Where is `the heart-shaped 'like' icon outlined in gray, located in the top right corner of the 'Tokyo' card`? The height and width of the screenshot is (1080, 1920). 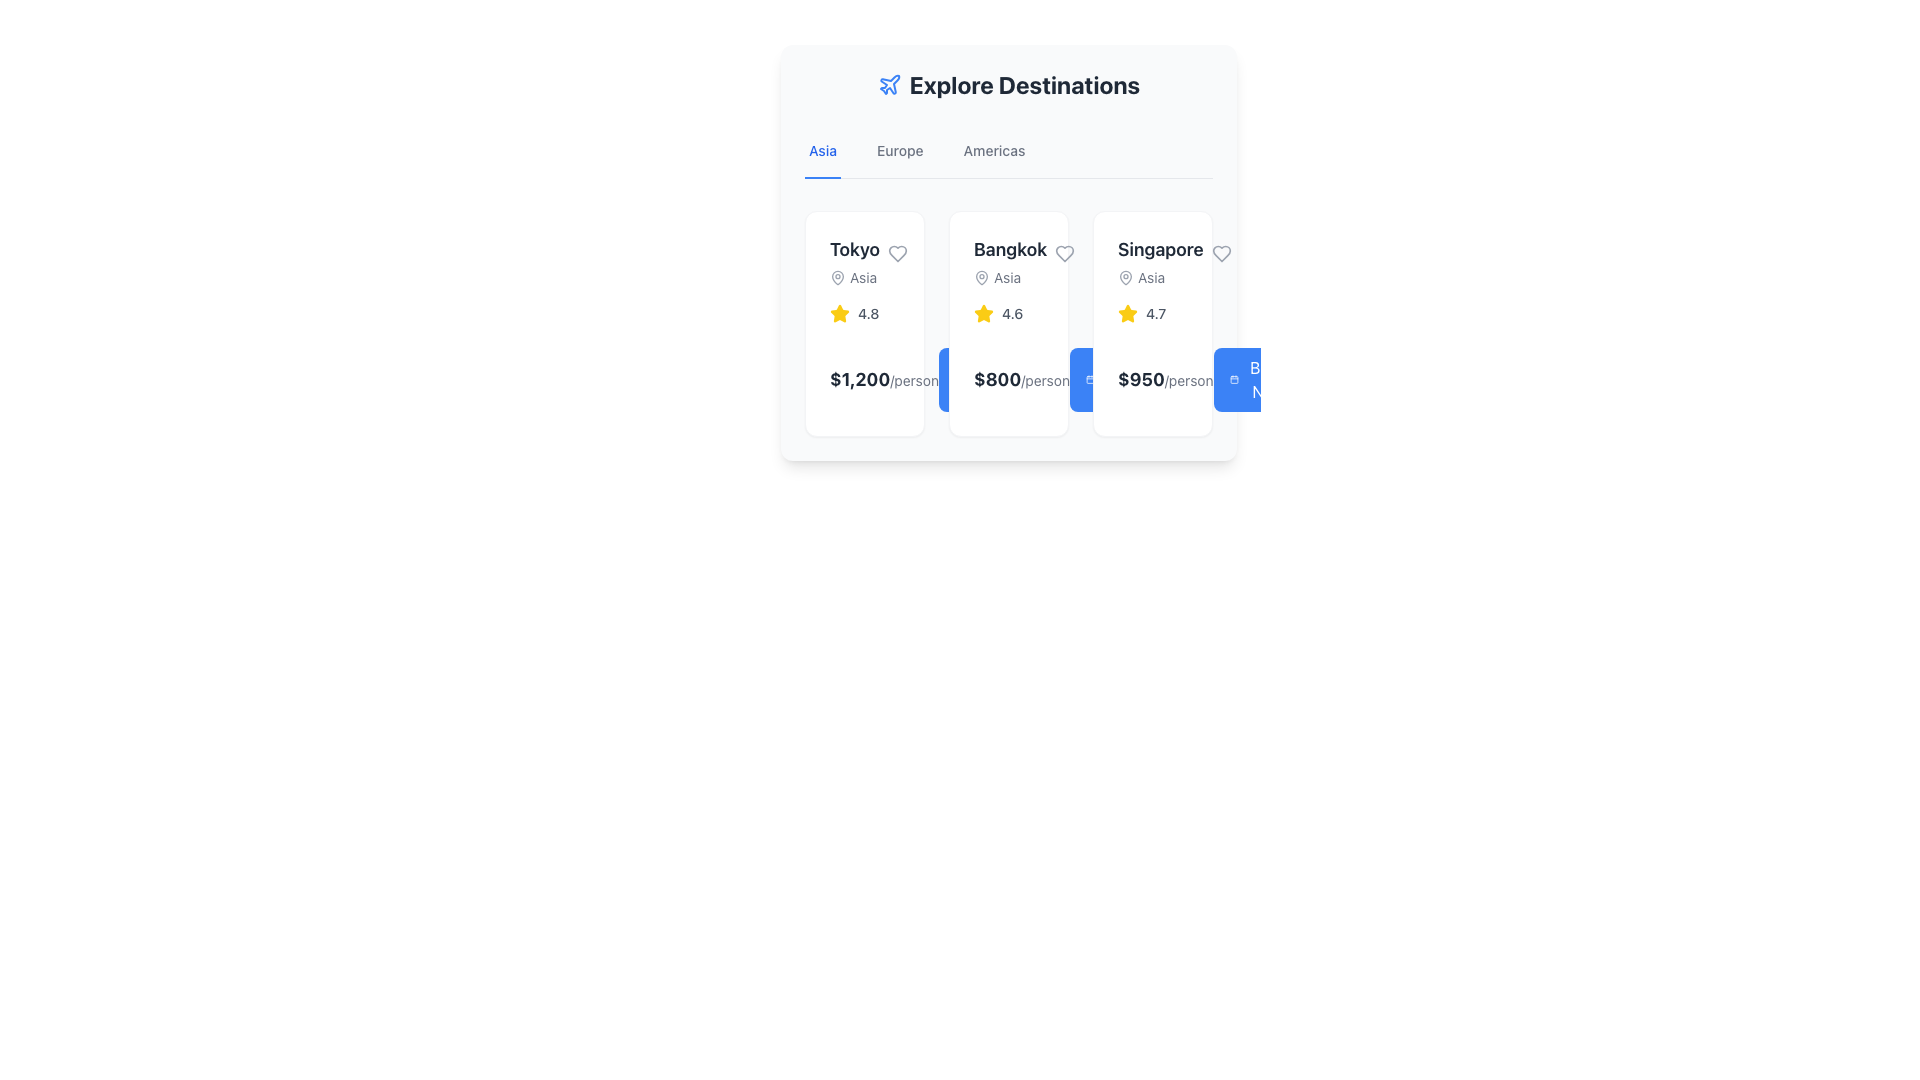 the heart-shaped 'like' icon outlined in gray, located in the top right corner of the 'Tokyo' card is located at coordinates (896, 253).